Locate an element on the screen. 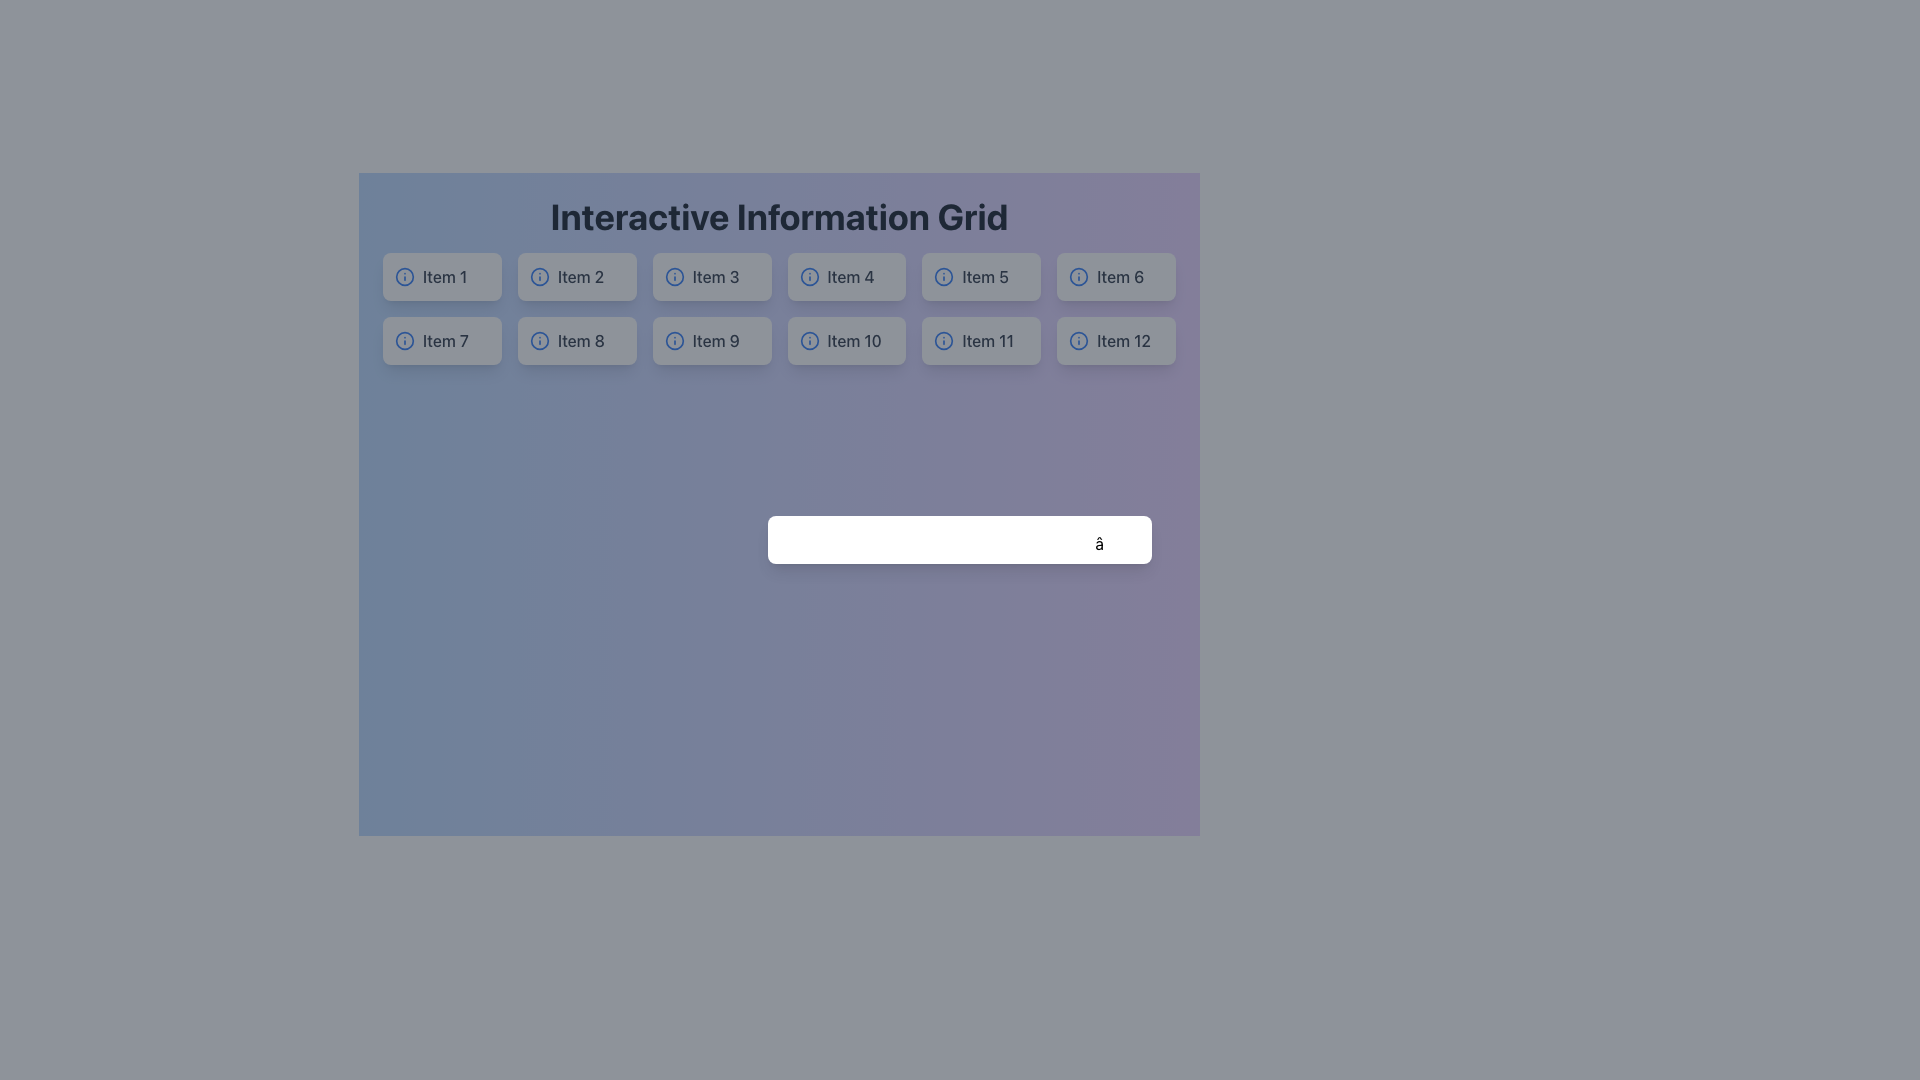 This screenshot has width=1920, height=1080. the Label with Icon that serves as an information node for 'Item 11', positioned in the second row, second from the left, directly above a white rectangular input box is located at coordinates (981, 339).